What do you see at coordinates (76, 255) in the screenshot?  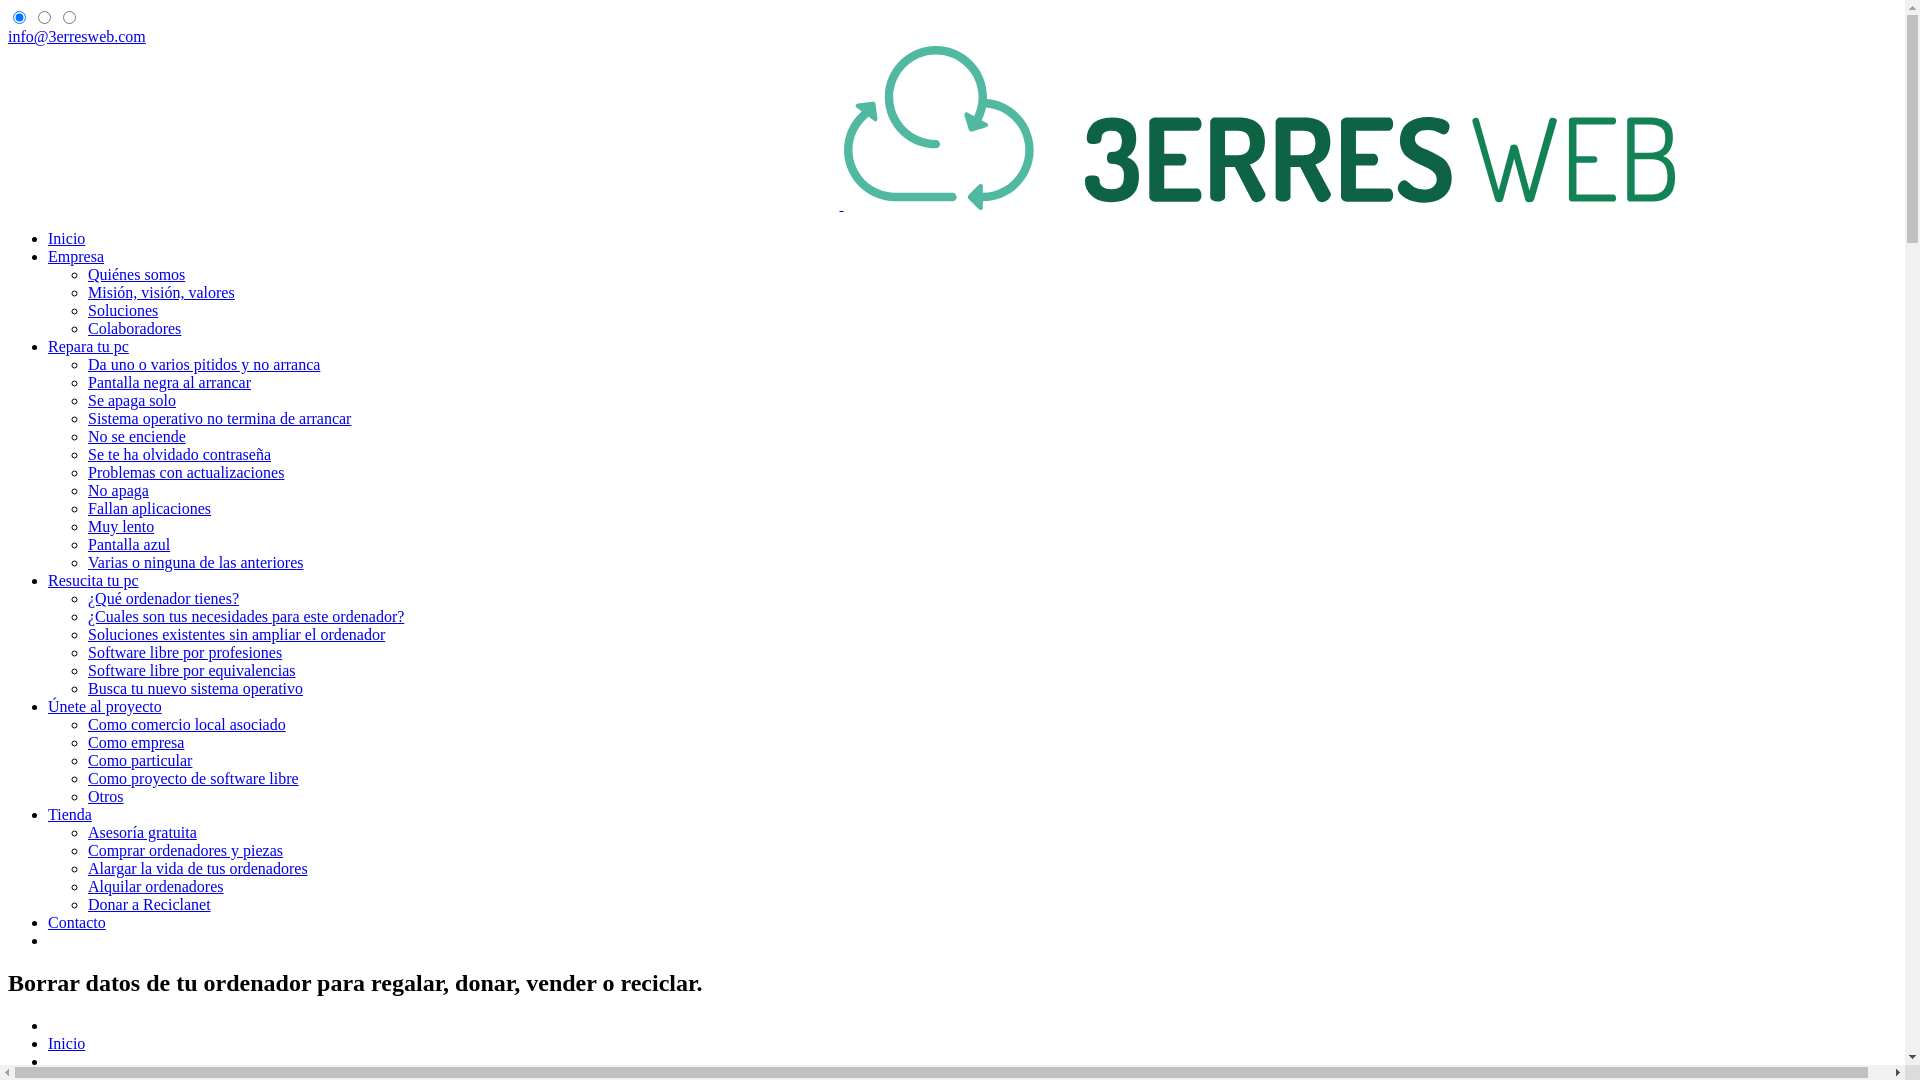 I see `'Empresa'` at bounding box center [76, 255].